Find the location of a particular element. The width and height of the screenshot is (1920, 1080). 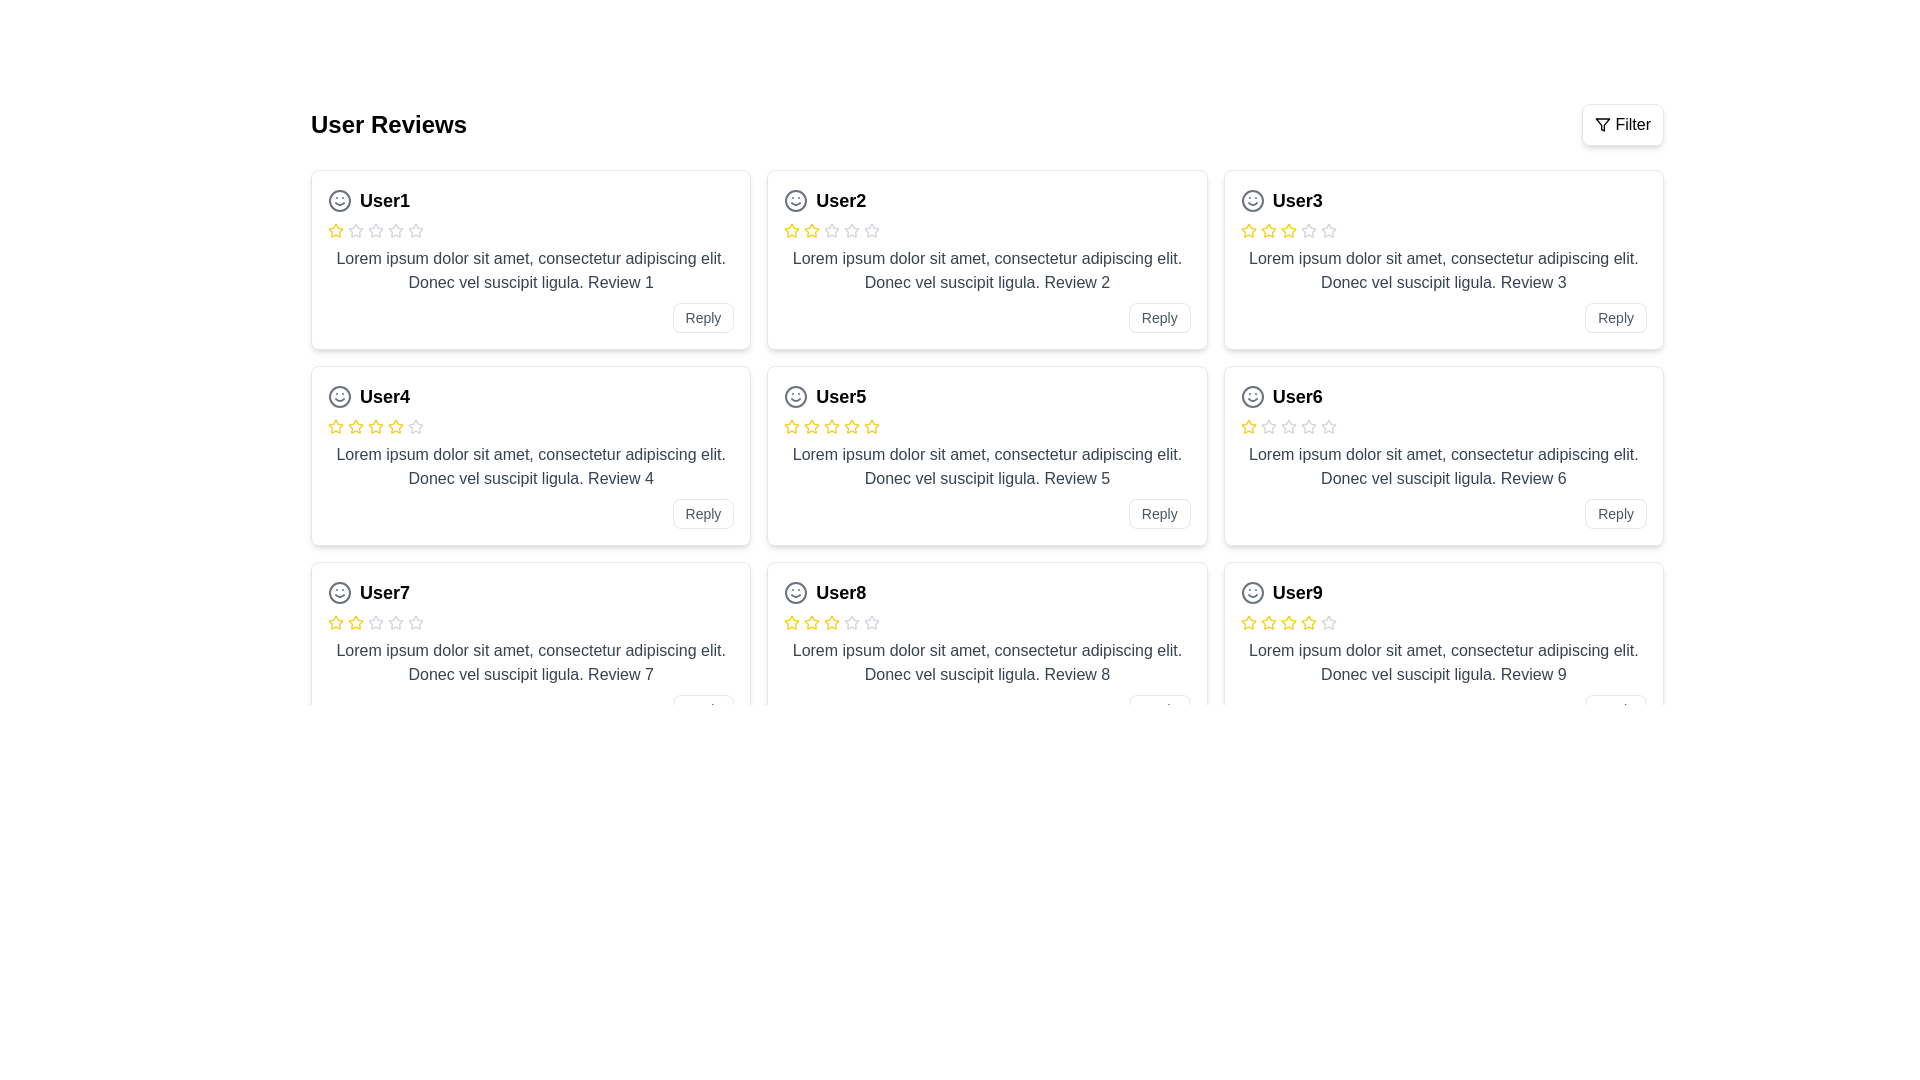

the first yellow star in the review card for 'User6', which serves as a graphical representation for a single unit of a rating is located at coordinates (1247, 425).